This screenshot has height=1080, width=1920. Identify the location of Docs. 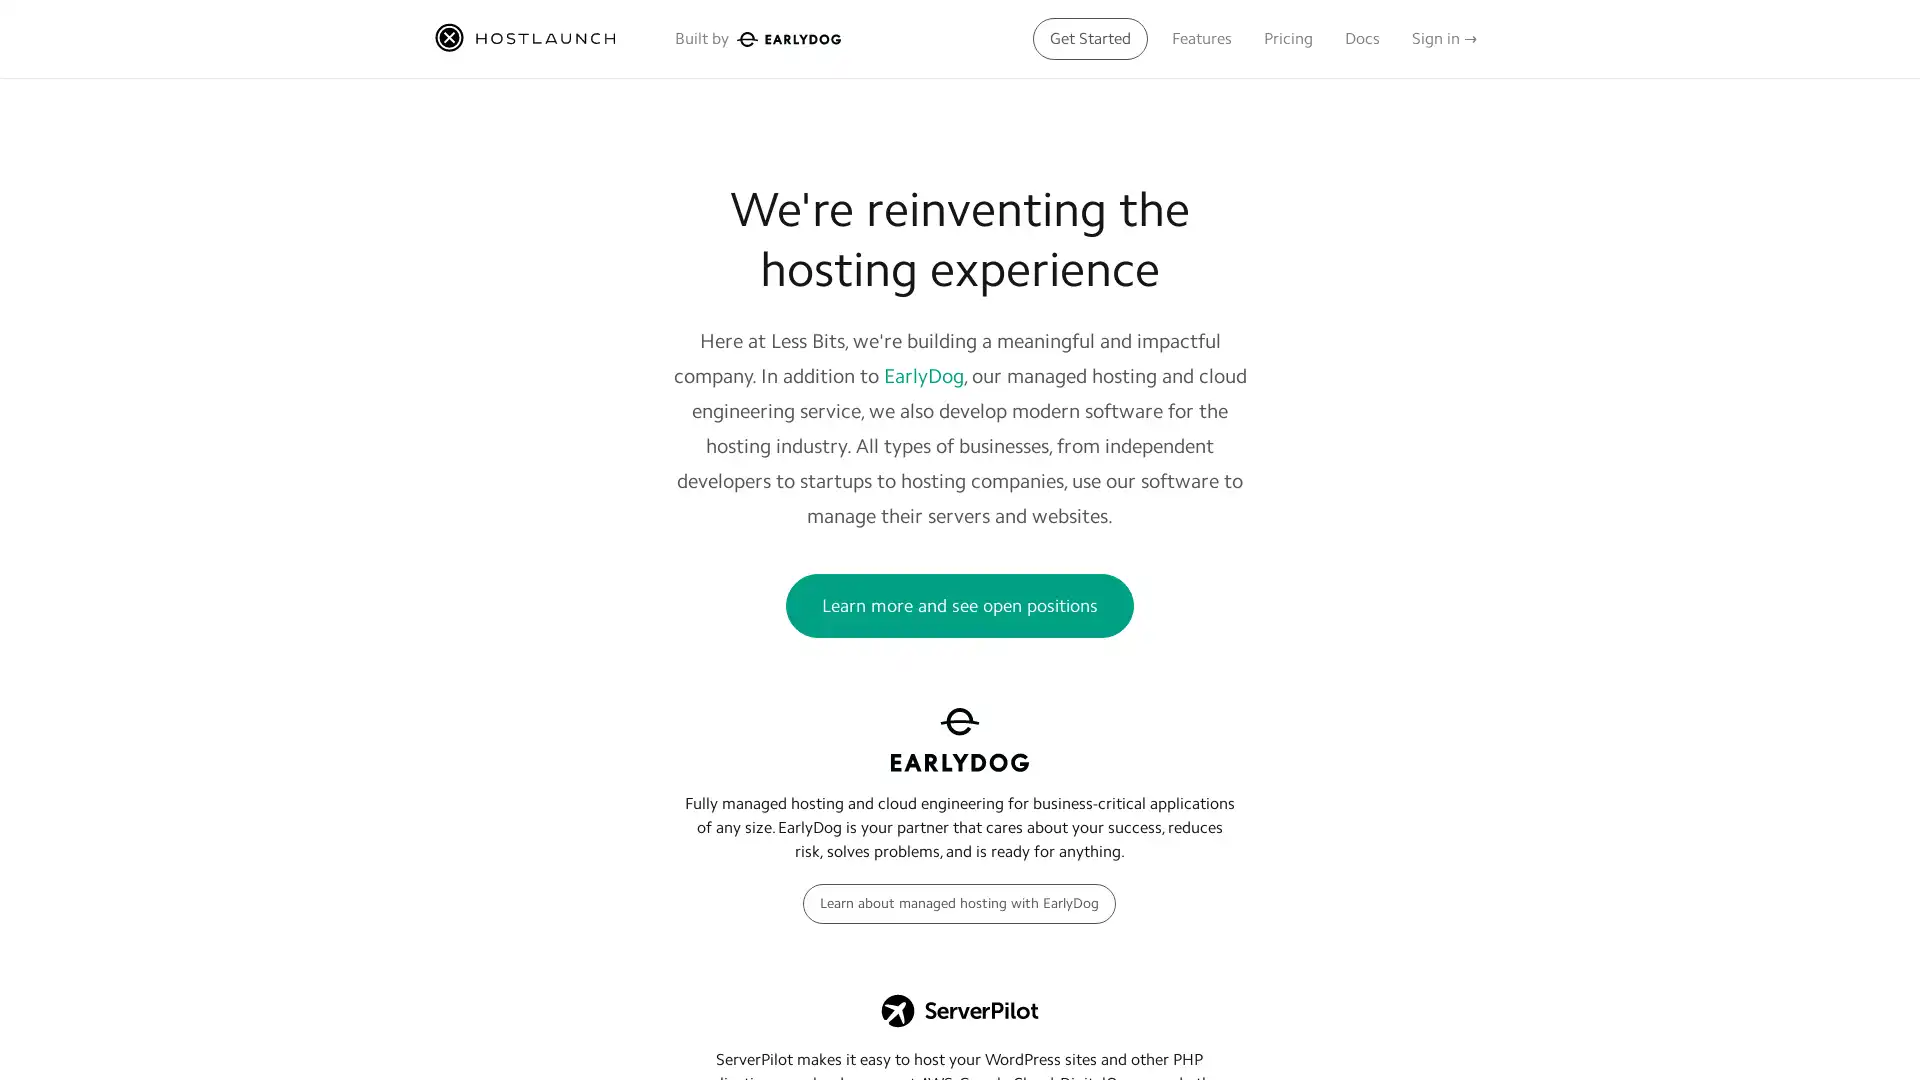
(1361, 38).